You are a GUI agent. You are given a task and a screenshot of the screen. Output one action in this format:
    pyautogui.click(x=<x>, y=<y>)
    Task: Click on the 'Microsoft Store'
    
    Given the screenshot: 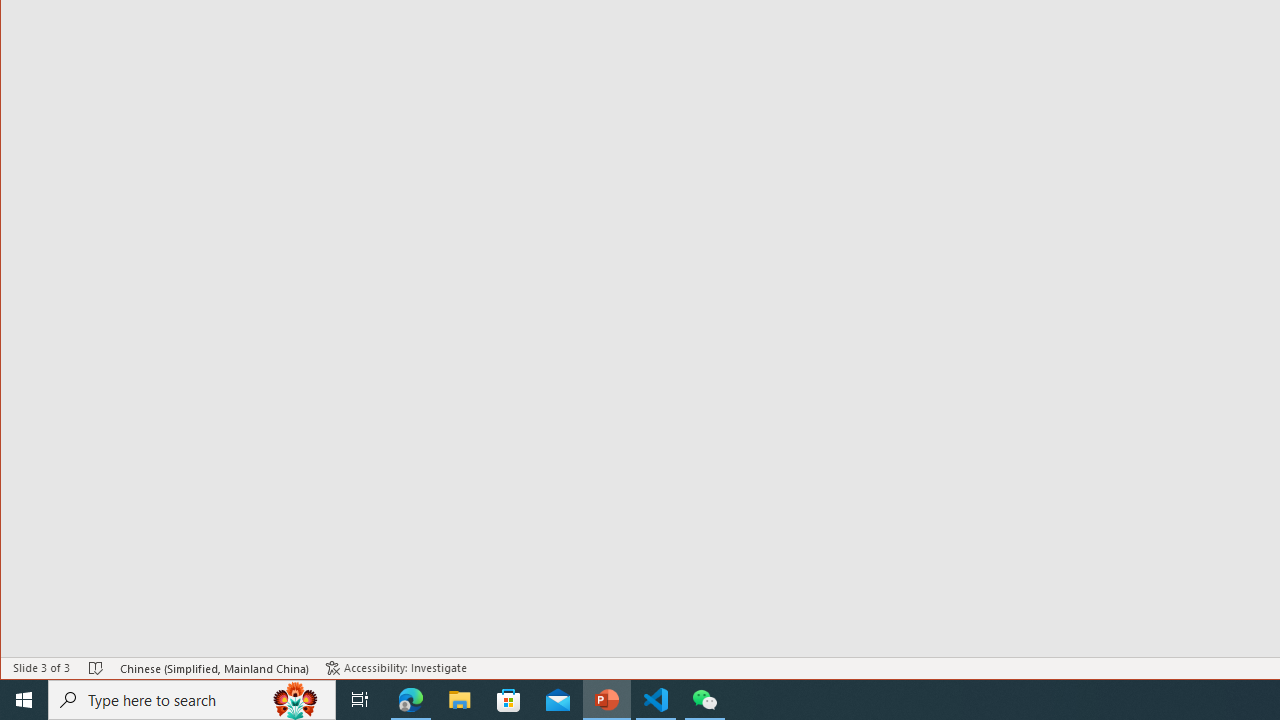 What is the action you would take?
    pyautogui.click(x=509, y=698)
    